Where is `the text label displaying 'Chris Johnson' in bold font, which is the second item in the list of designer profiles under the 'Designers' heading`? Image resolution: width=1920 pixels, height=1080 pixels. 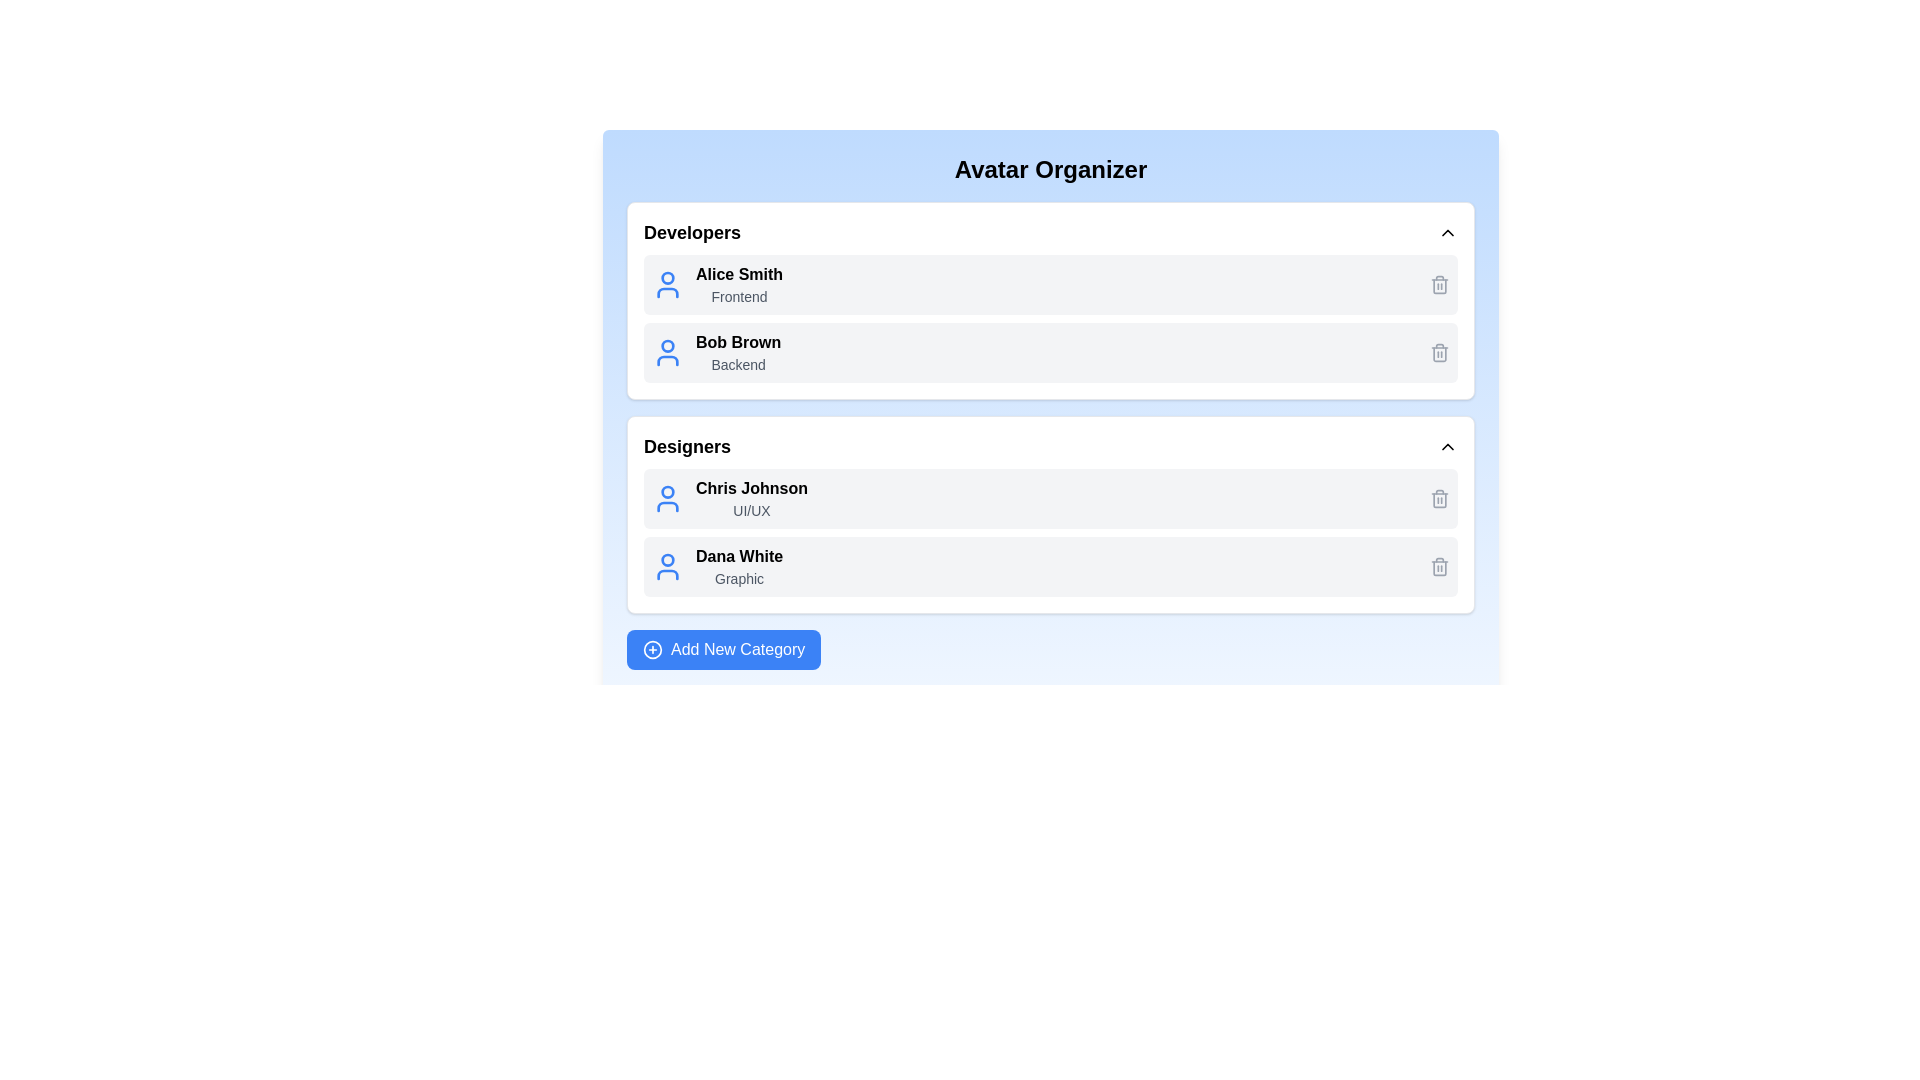 the text label displaying 'Chris Johnson' in bold font, which is the second item in the list of designer profiles under the 'Designers' heading is located at coordinates (751, 497).